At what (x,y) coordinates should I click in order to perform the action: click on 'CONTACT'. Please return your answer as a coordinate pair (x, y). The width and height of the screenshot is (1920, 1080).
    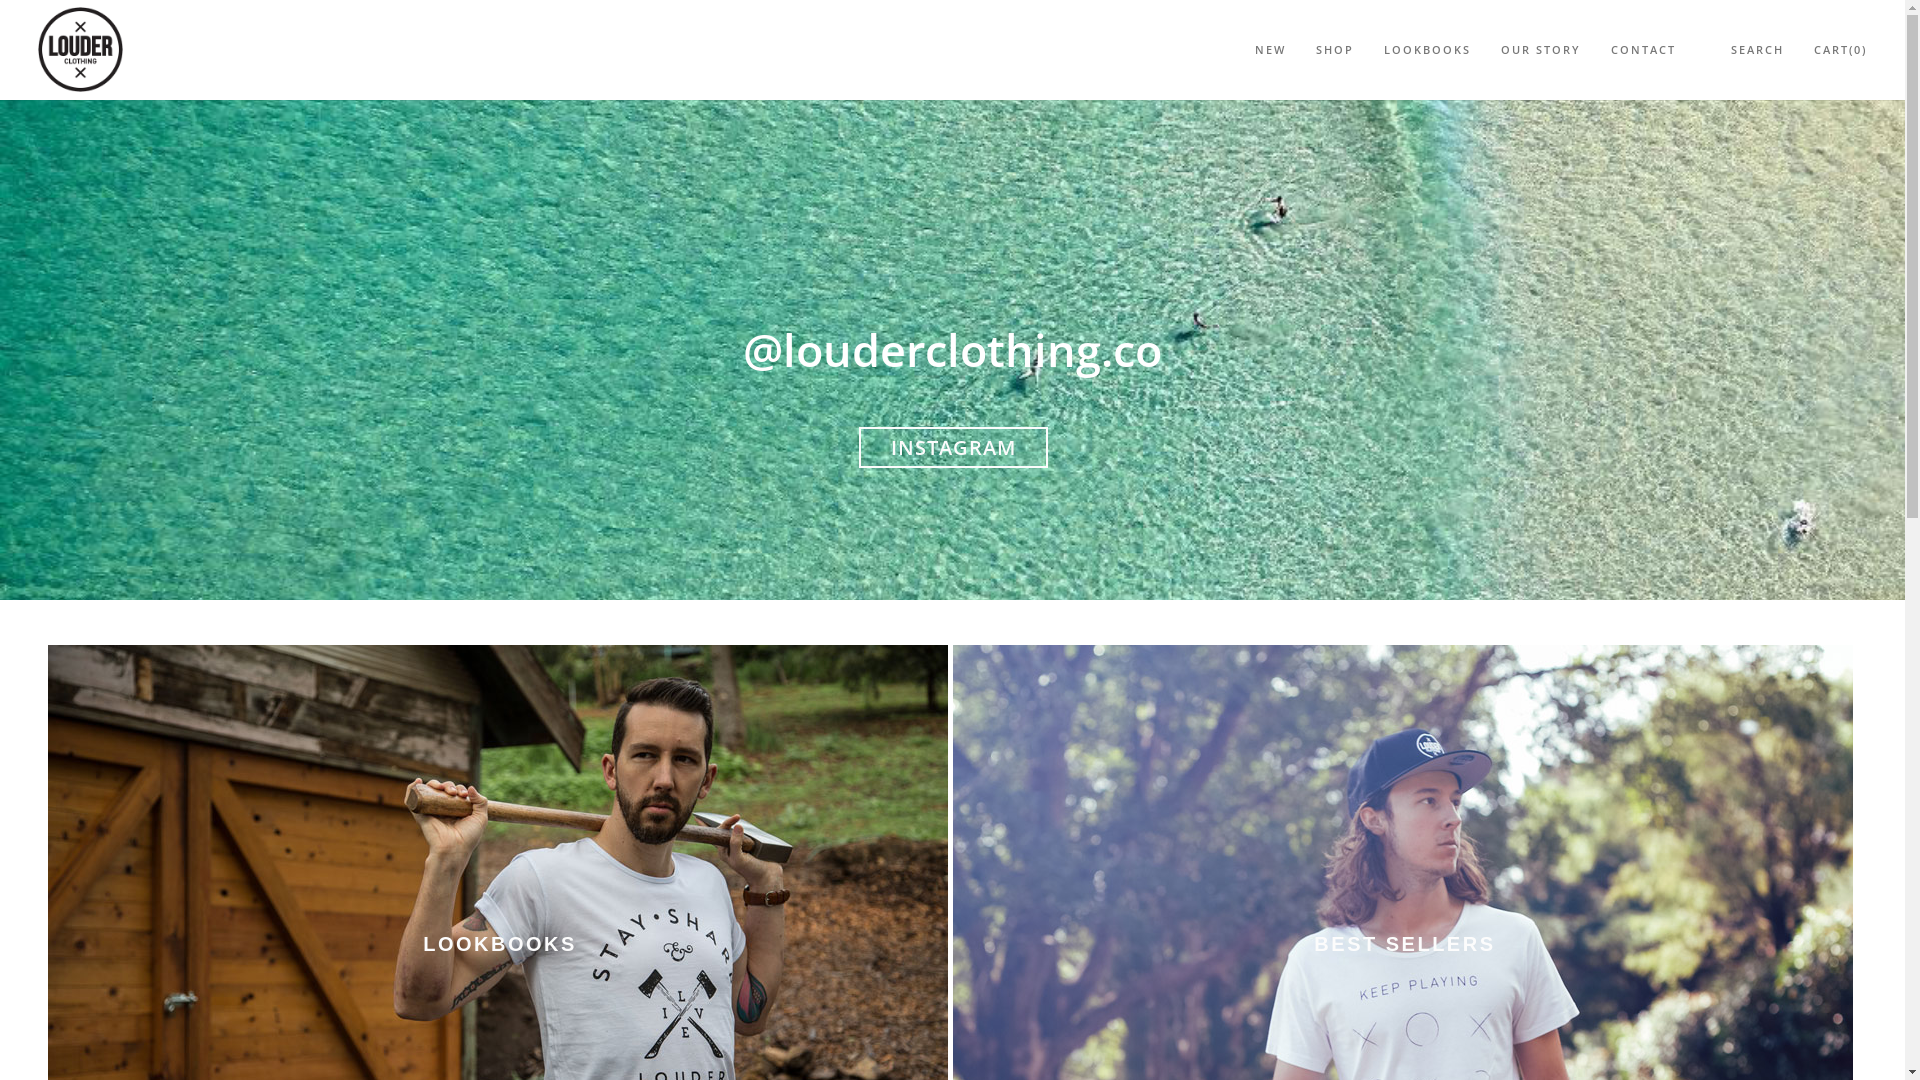
    Looking at the image, I should click on (1643, 49).